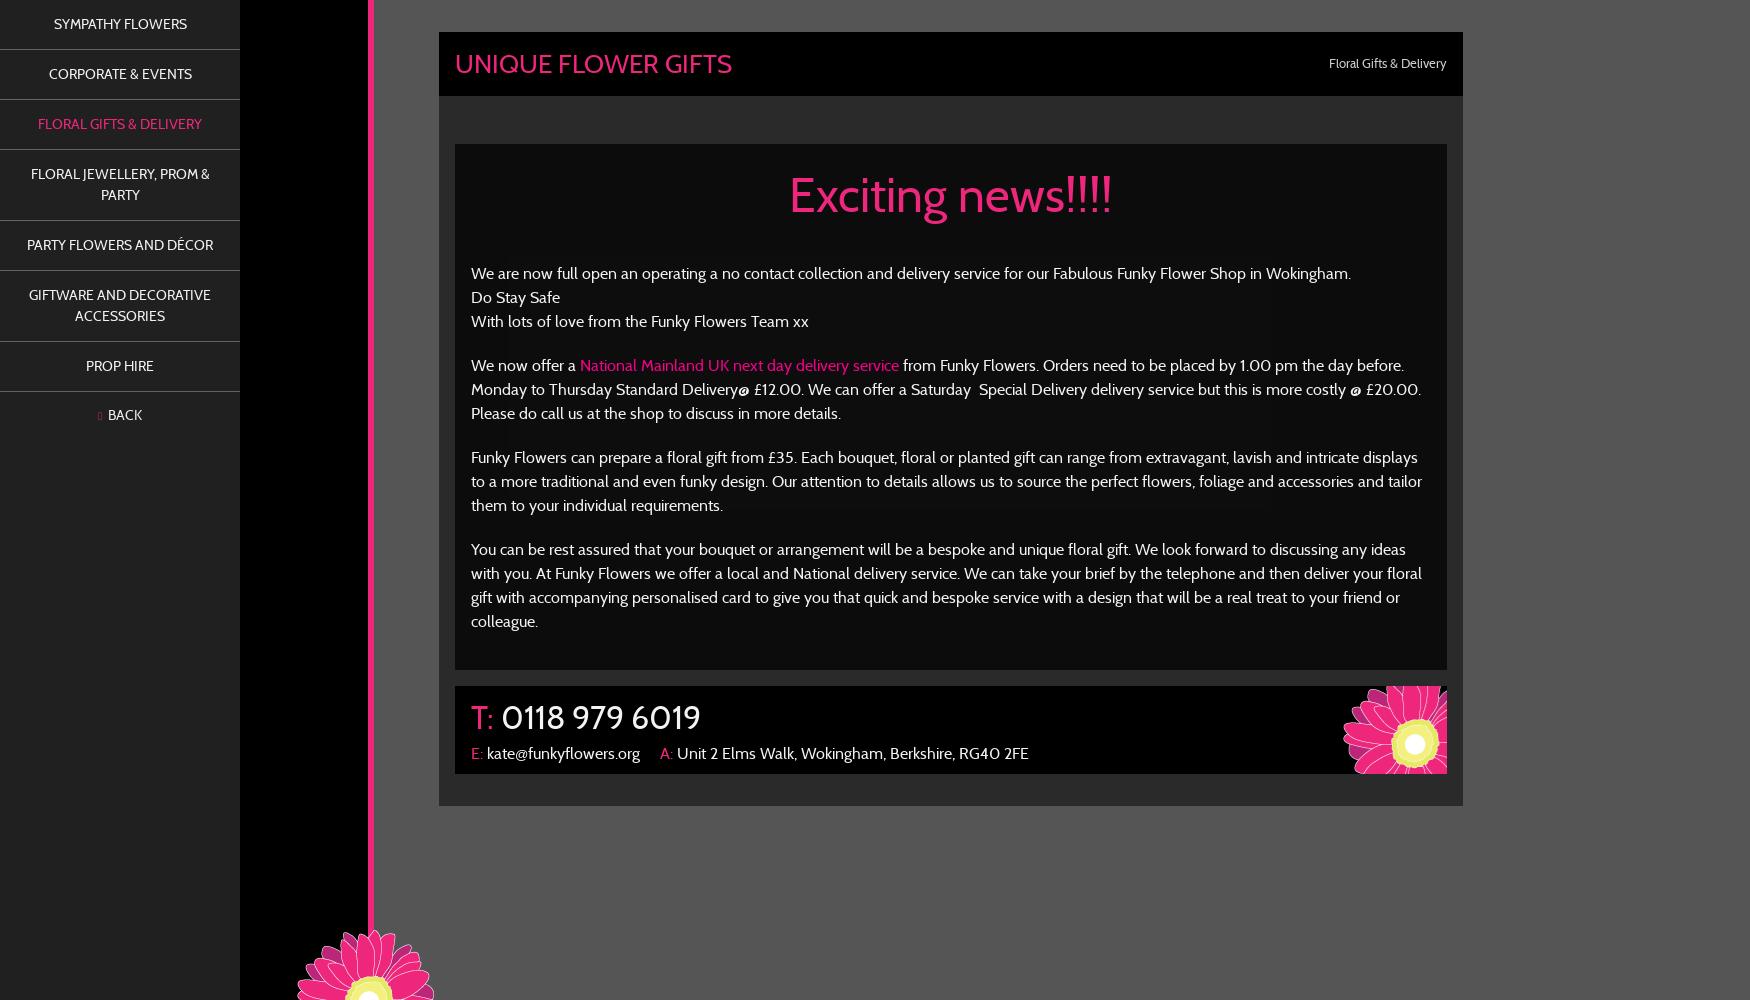  I want to click on 'Flower Webshop – Now Open', so click(119, 34).